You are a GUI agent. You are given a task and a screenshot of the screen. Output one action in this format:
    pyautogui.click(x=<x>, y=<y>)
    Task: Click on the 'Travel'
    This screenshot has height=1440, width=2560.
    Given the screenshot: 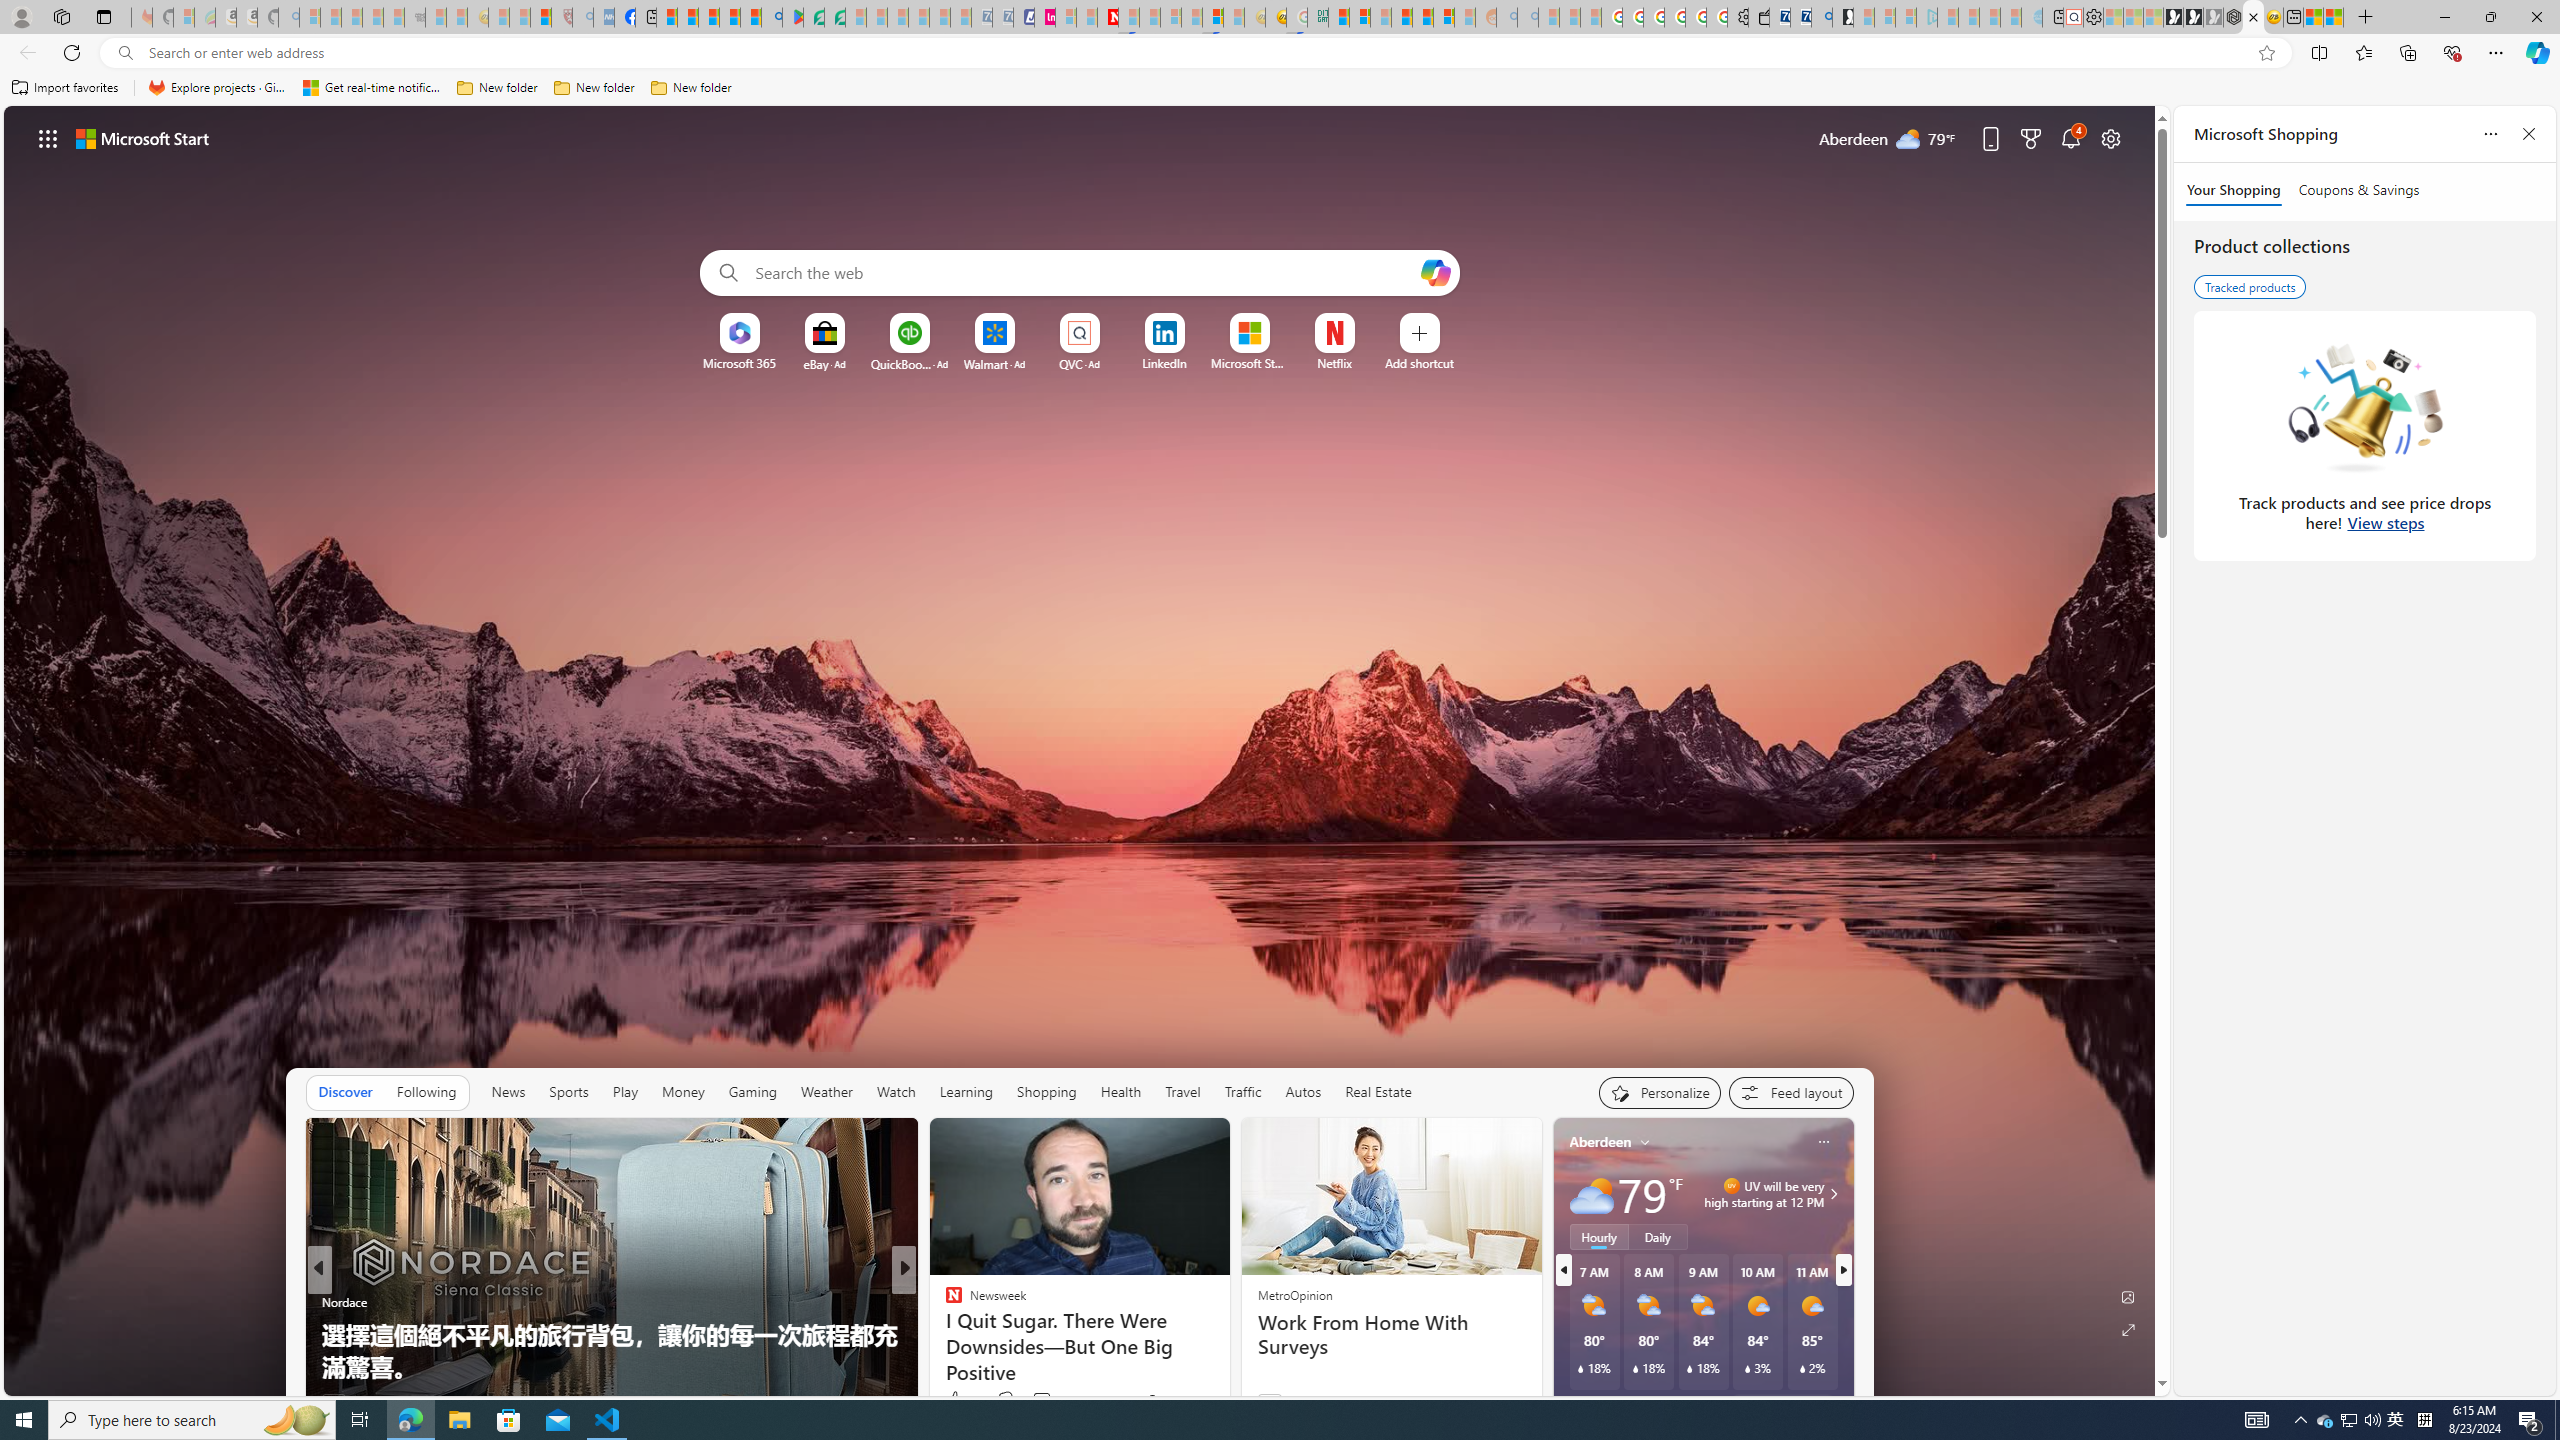 What is the action you would take?
    pyautogui.click(x=1182, y=1091)
    